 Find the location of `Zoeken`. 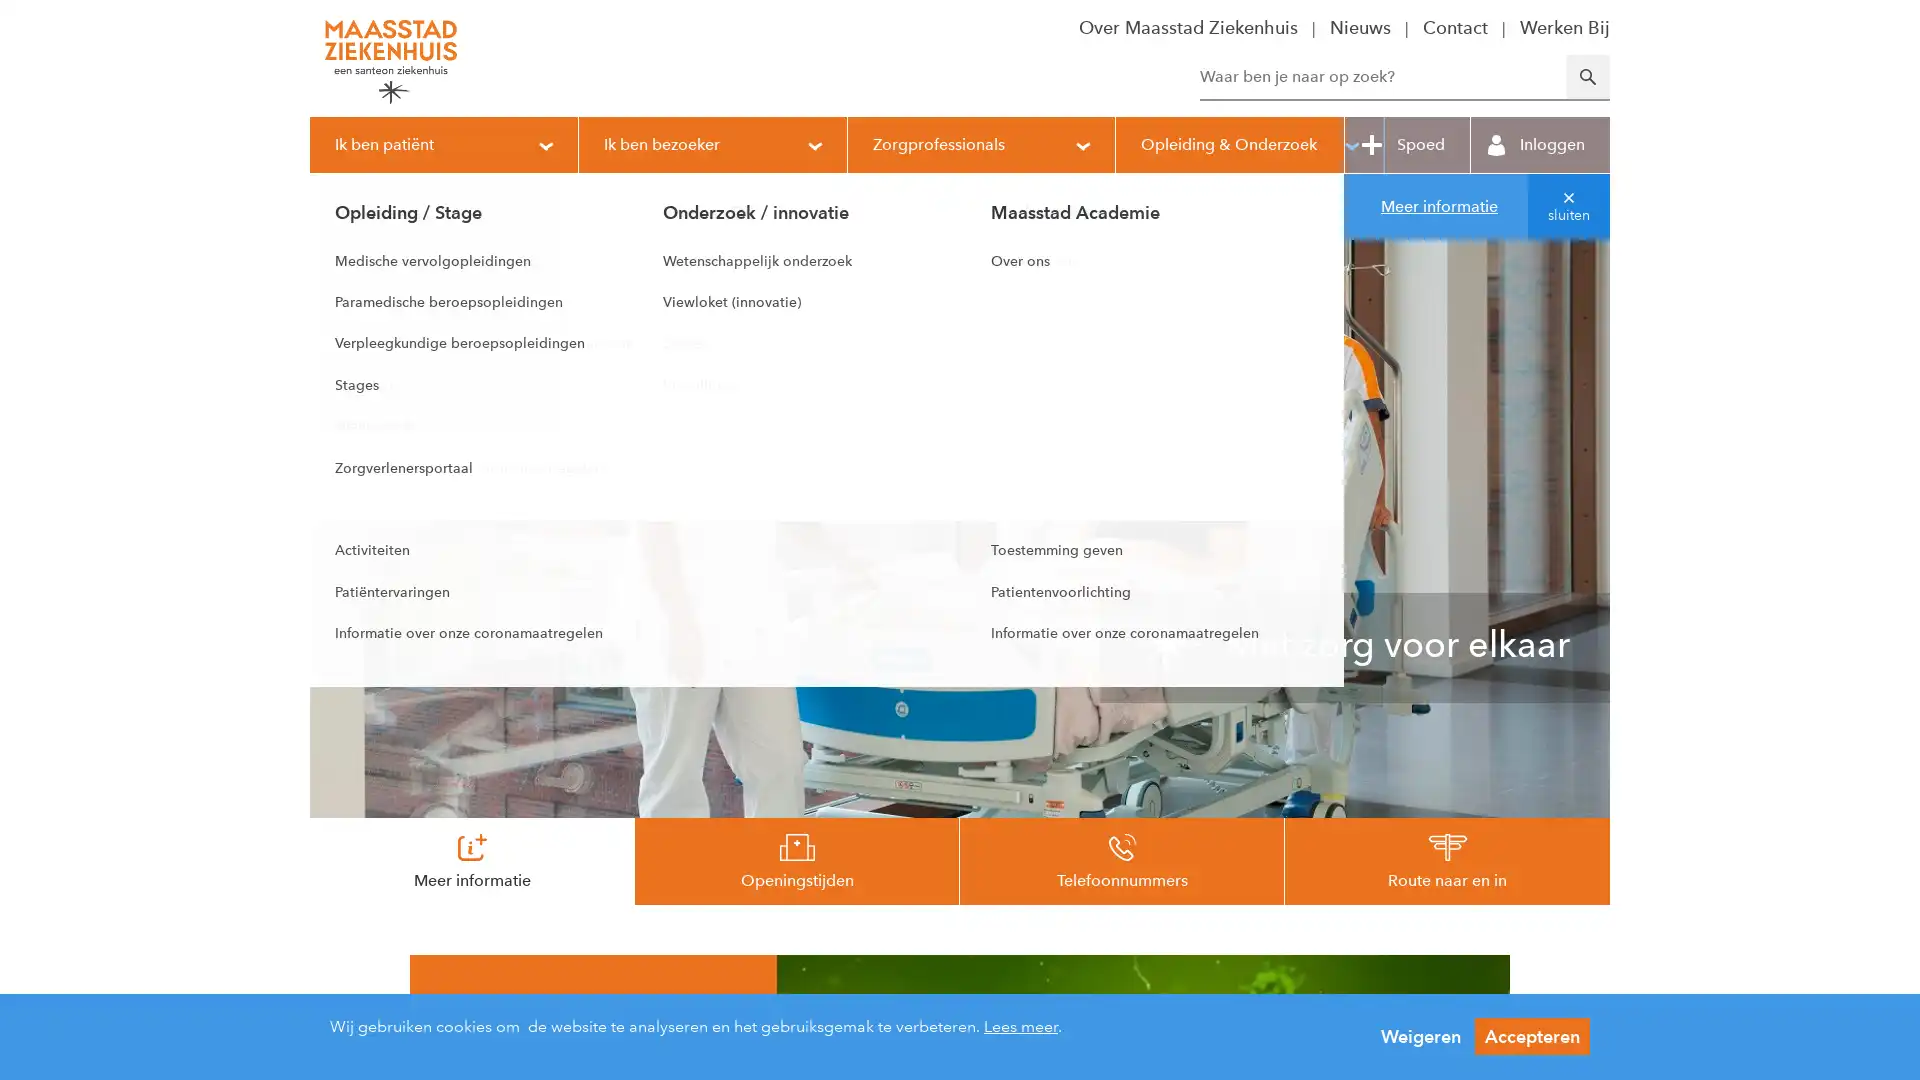

Zoeken is located at coordinates (1587, 76).